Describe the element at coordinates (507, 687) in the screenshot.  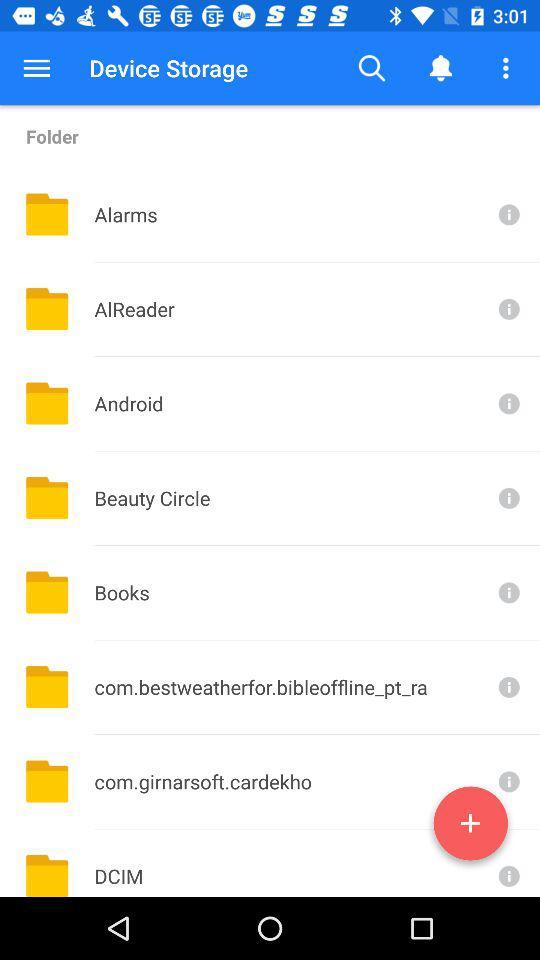
I see `information button` at that location.